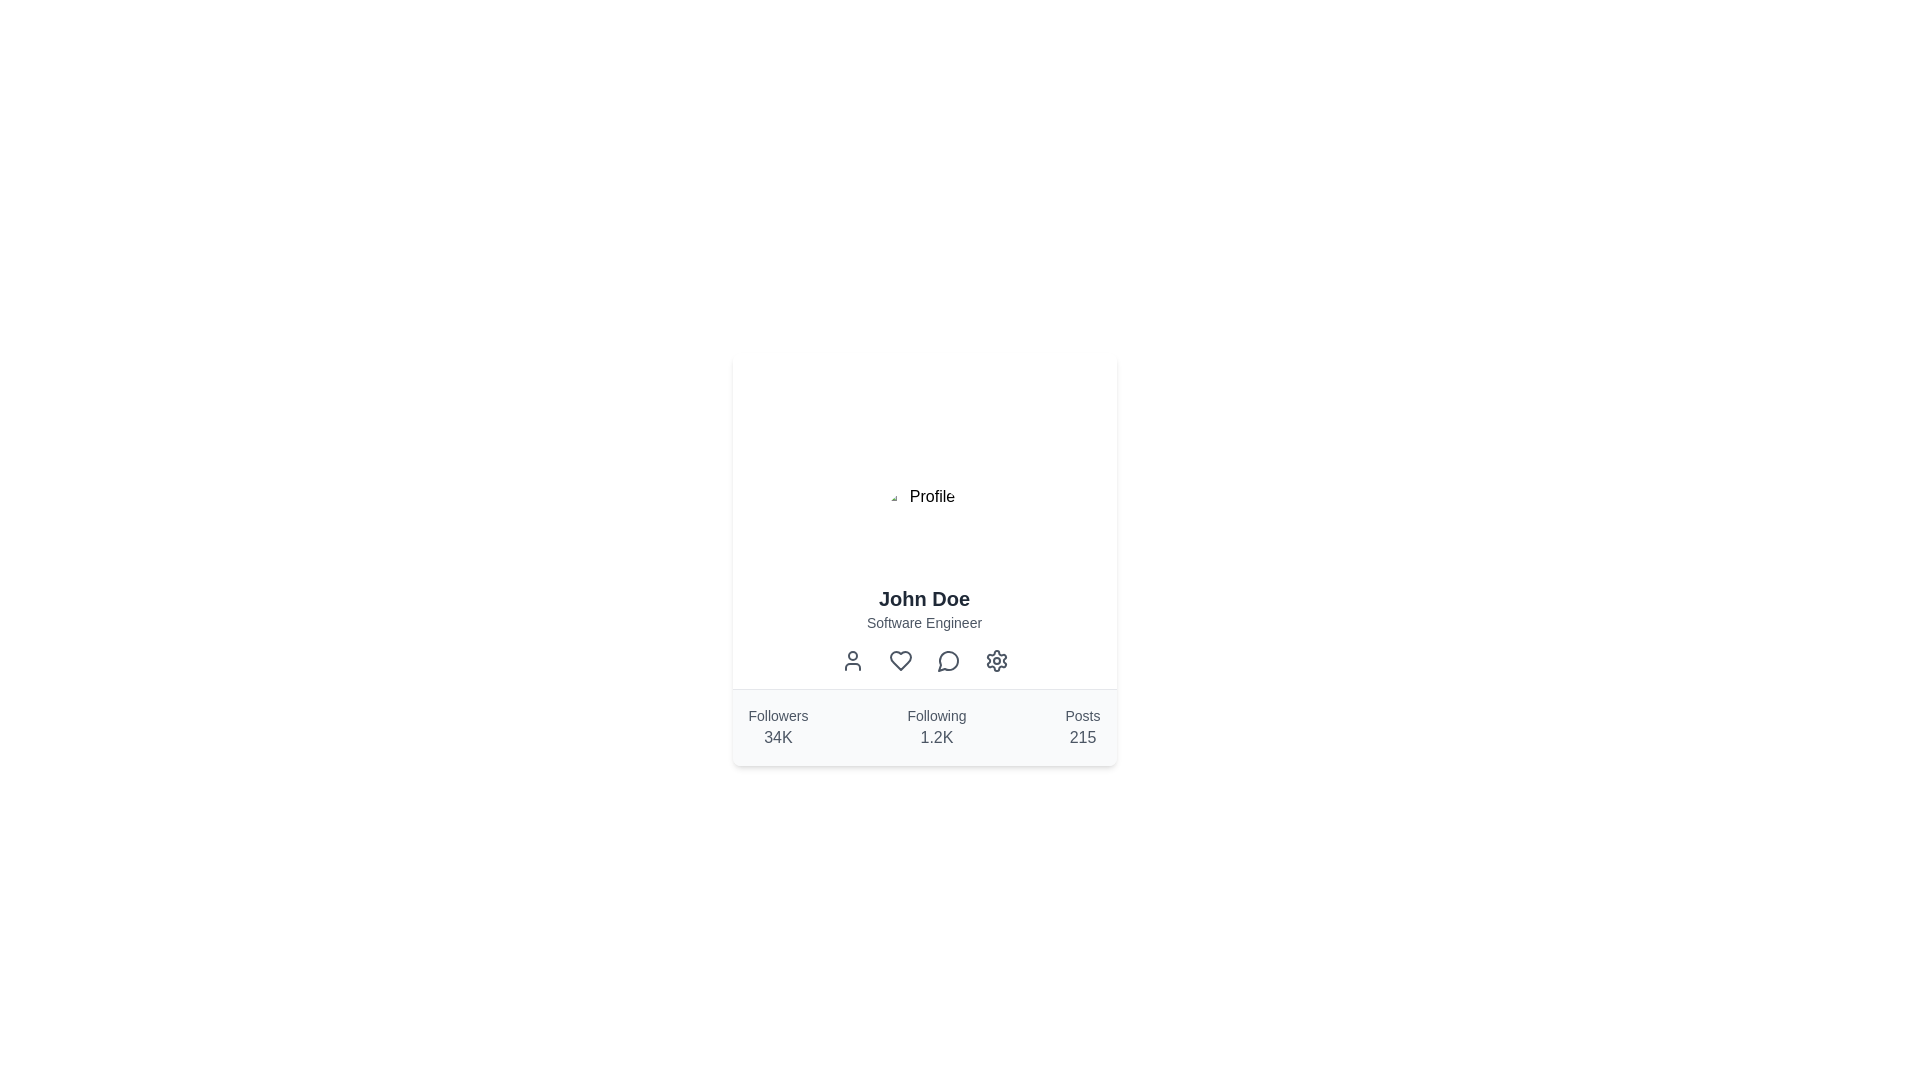 This screenshot has width=1920, height=1080. What do you see at coordinates (777, 737) in the screenshot?
I see `the text label displaying '34K' which is positioned directly under the 'Followers' label to potentially reveal a tooltip` at bounding box center [777, 737].